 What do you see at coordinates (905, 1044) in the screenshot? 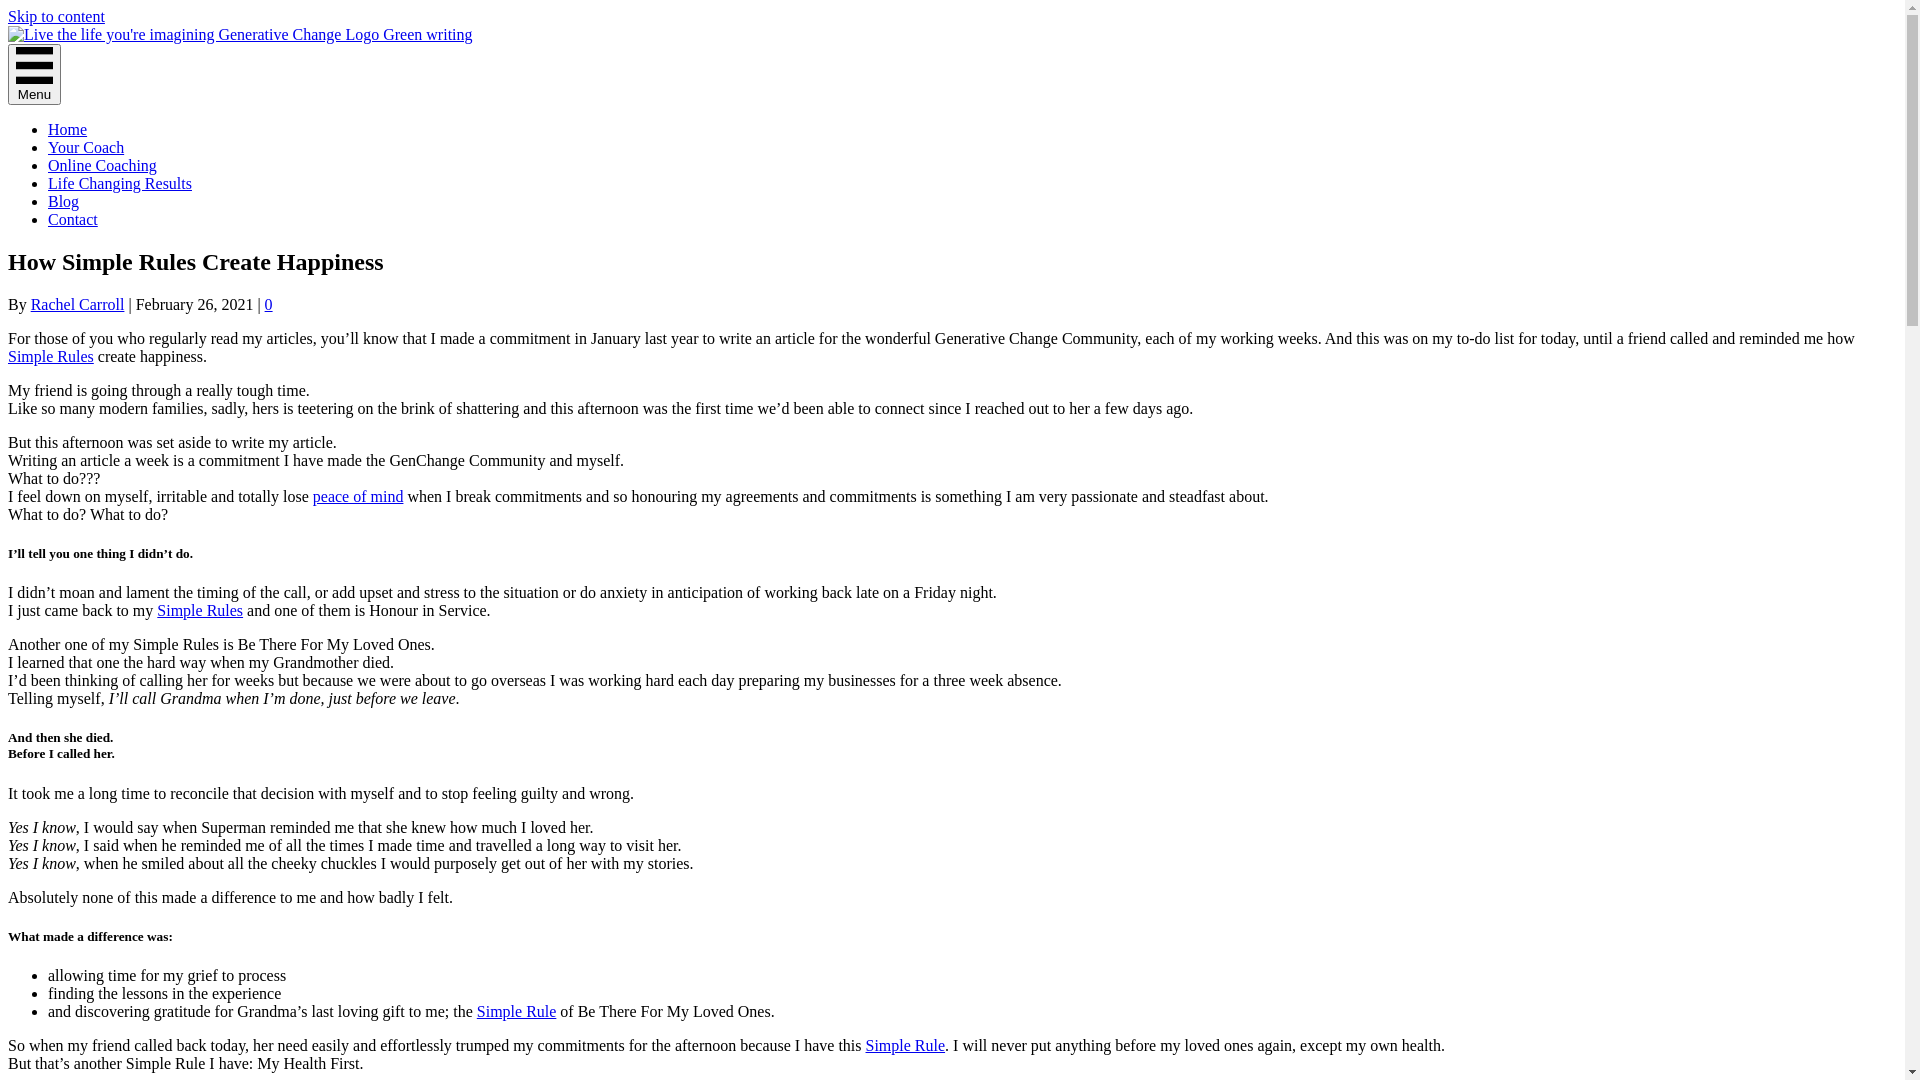
I see `'Simple Rule'` at bounding box center [905, 1044].